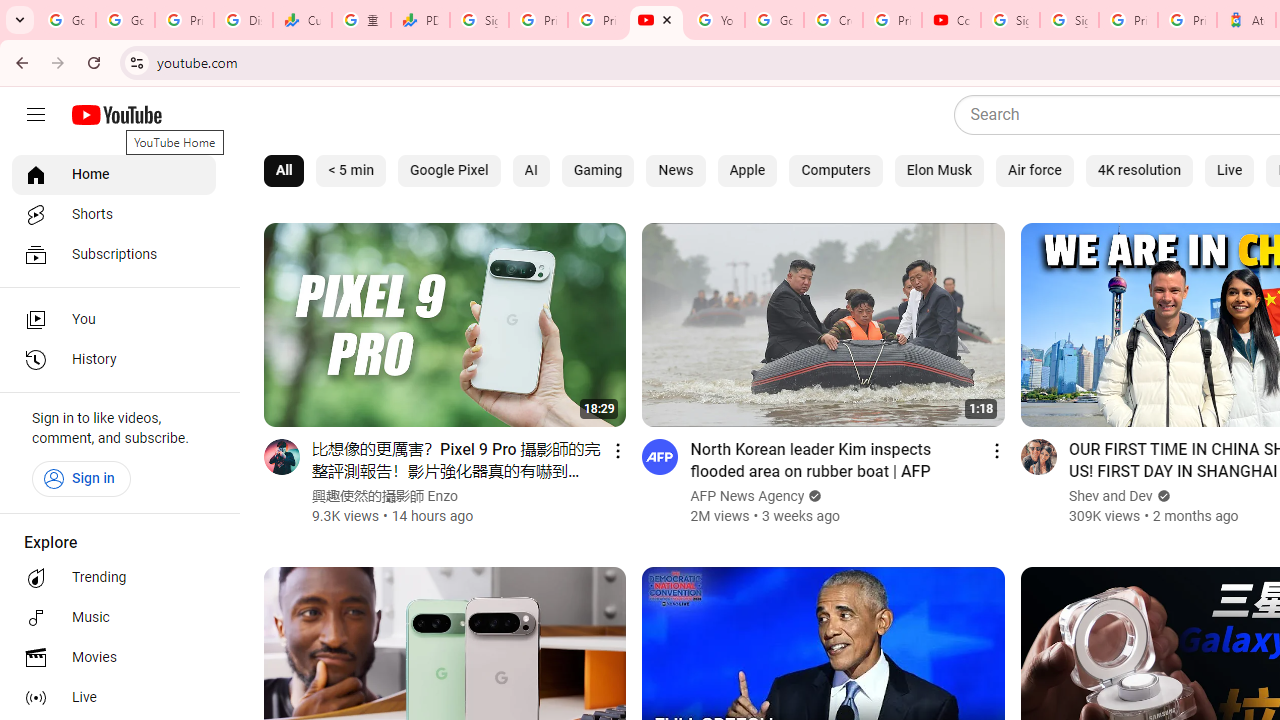 This screenshot has height=720, width=1280. I want to click on 'Subscriptions', so click(112, 253).